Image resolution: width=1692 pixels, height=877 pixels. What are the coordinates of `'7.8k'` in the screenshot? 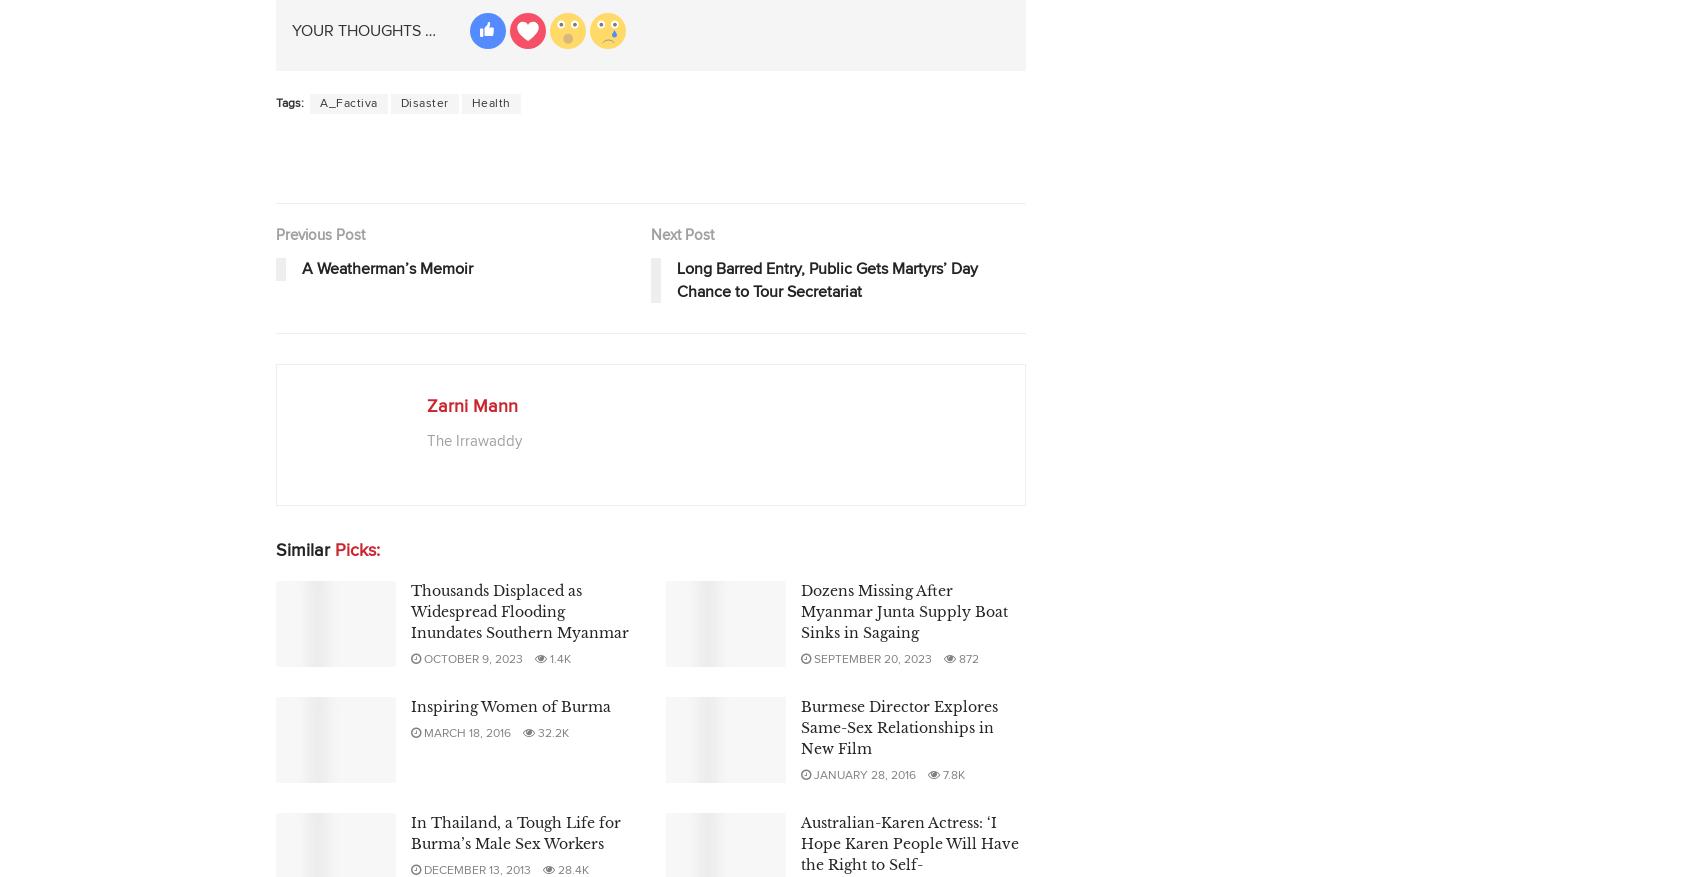 It's located at (952, 775).